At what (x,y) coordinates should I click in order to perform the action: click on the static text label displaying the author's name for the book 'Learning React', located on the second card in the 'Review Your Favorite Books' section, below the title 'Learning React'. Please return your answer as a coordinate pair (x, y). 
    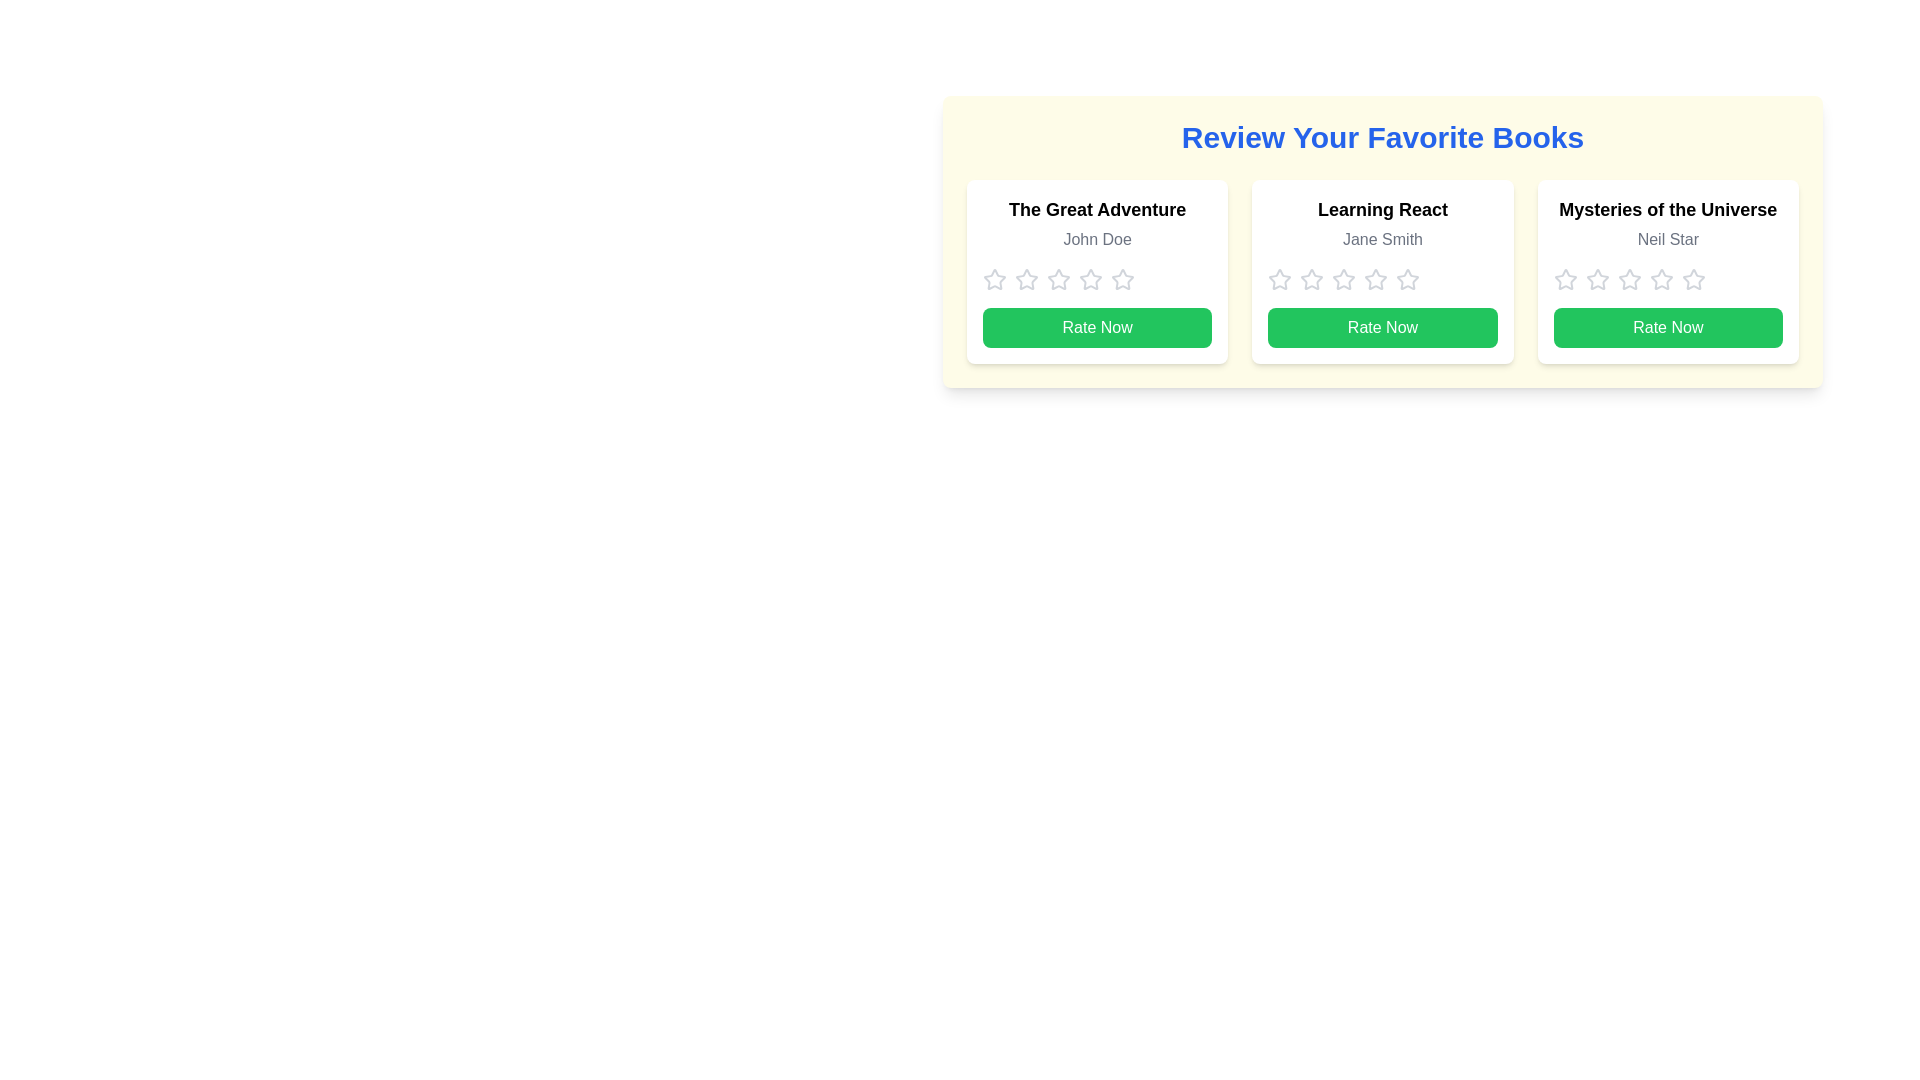
    Looking at the image, I should click on (1381, 238).